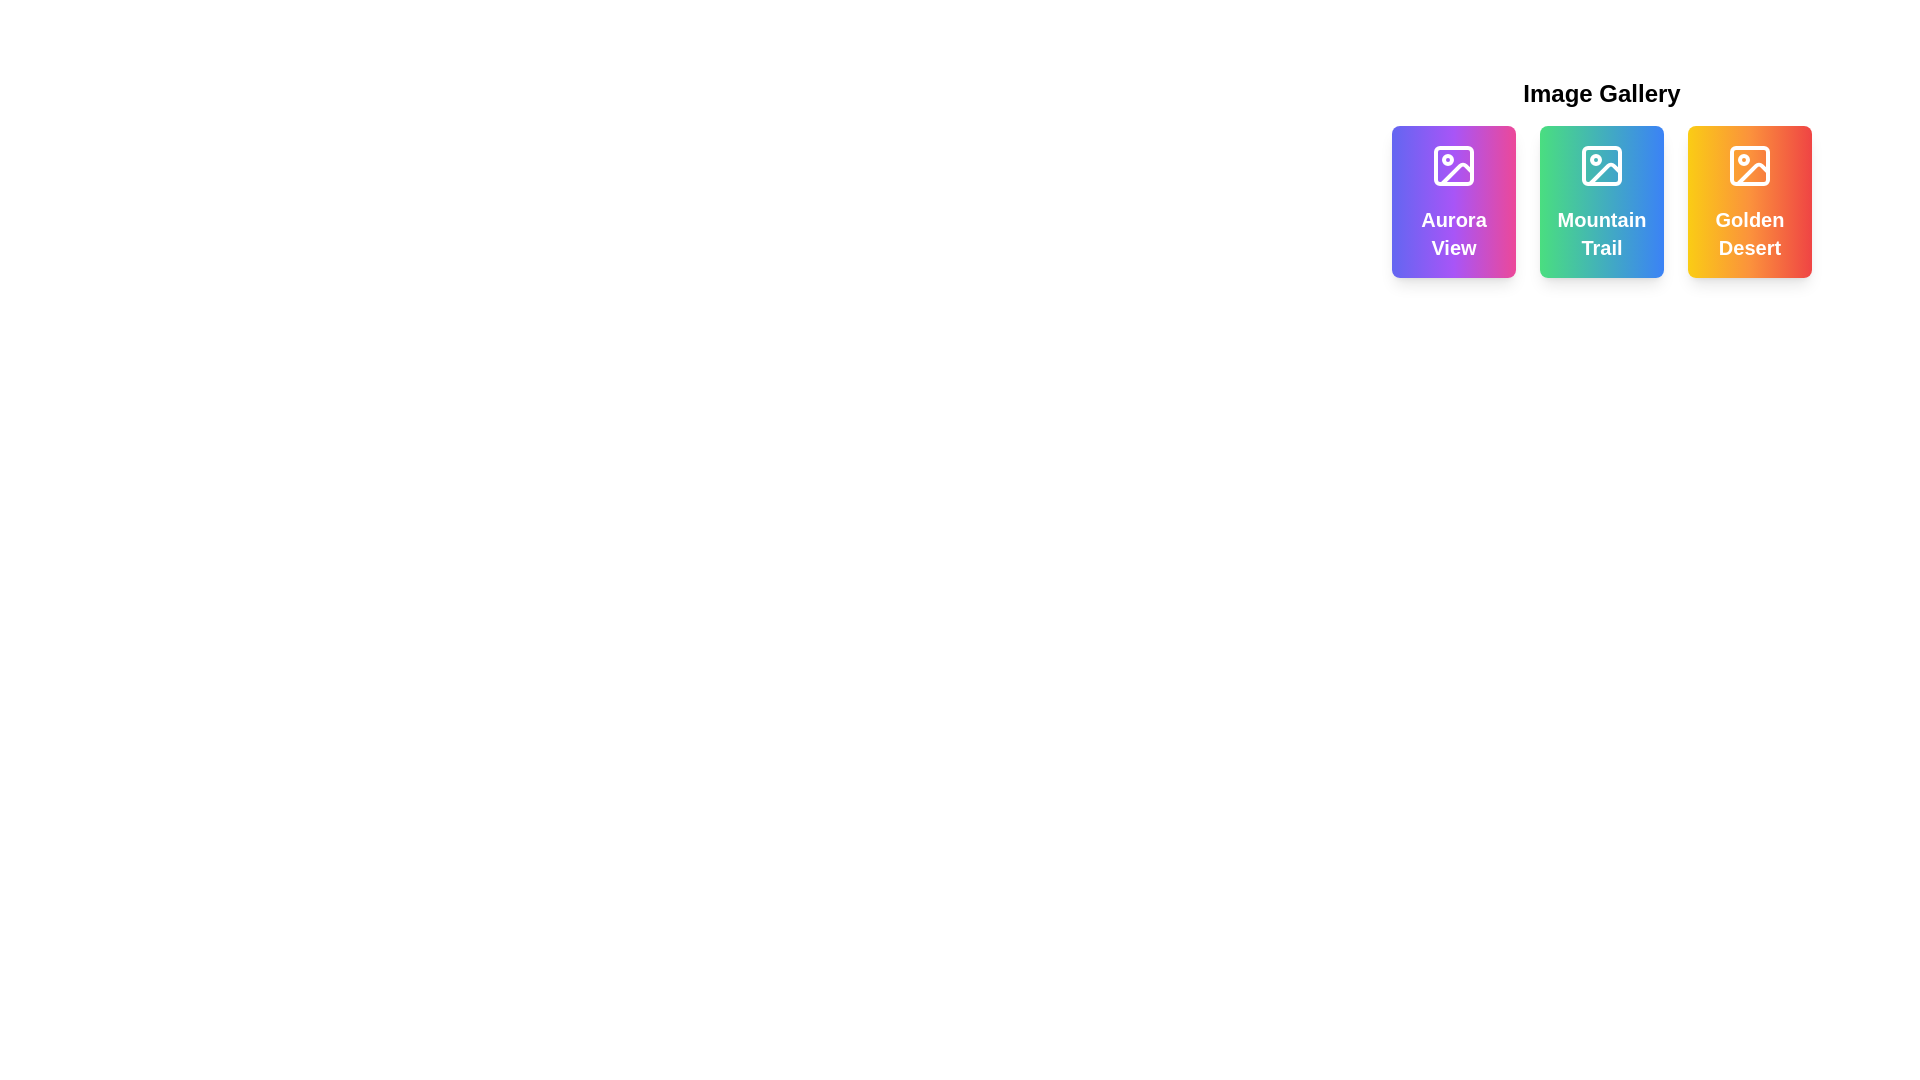 The height and width of the screenshot is (1080, 1920). I want to click on text label located at the bottom of the central green card, which indicates the content or theme of the section, specifically the text 'Mountain Trail', so click(1602, 233).